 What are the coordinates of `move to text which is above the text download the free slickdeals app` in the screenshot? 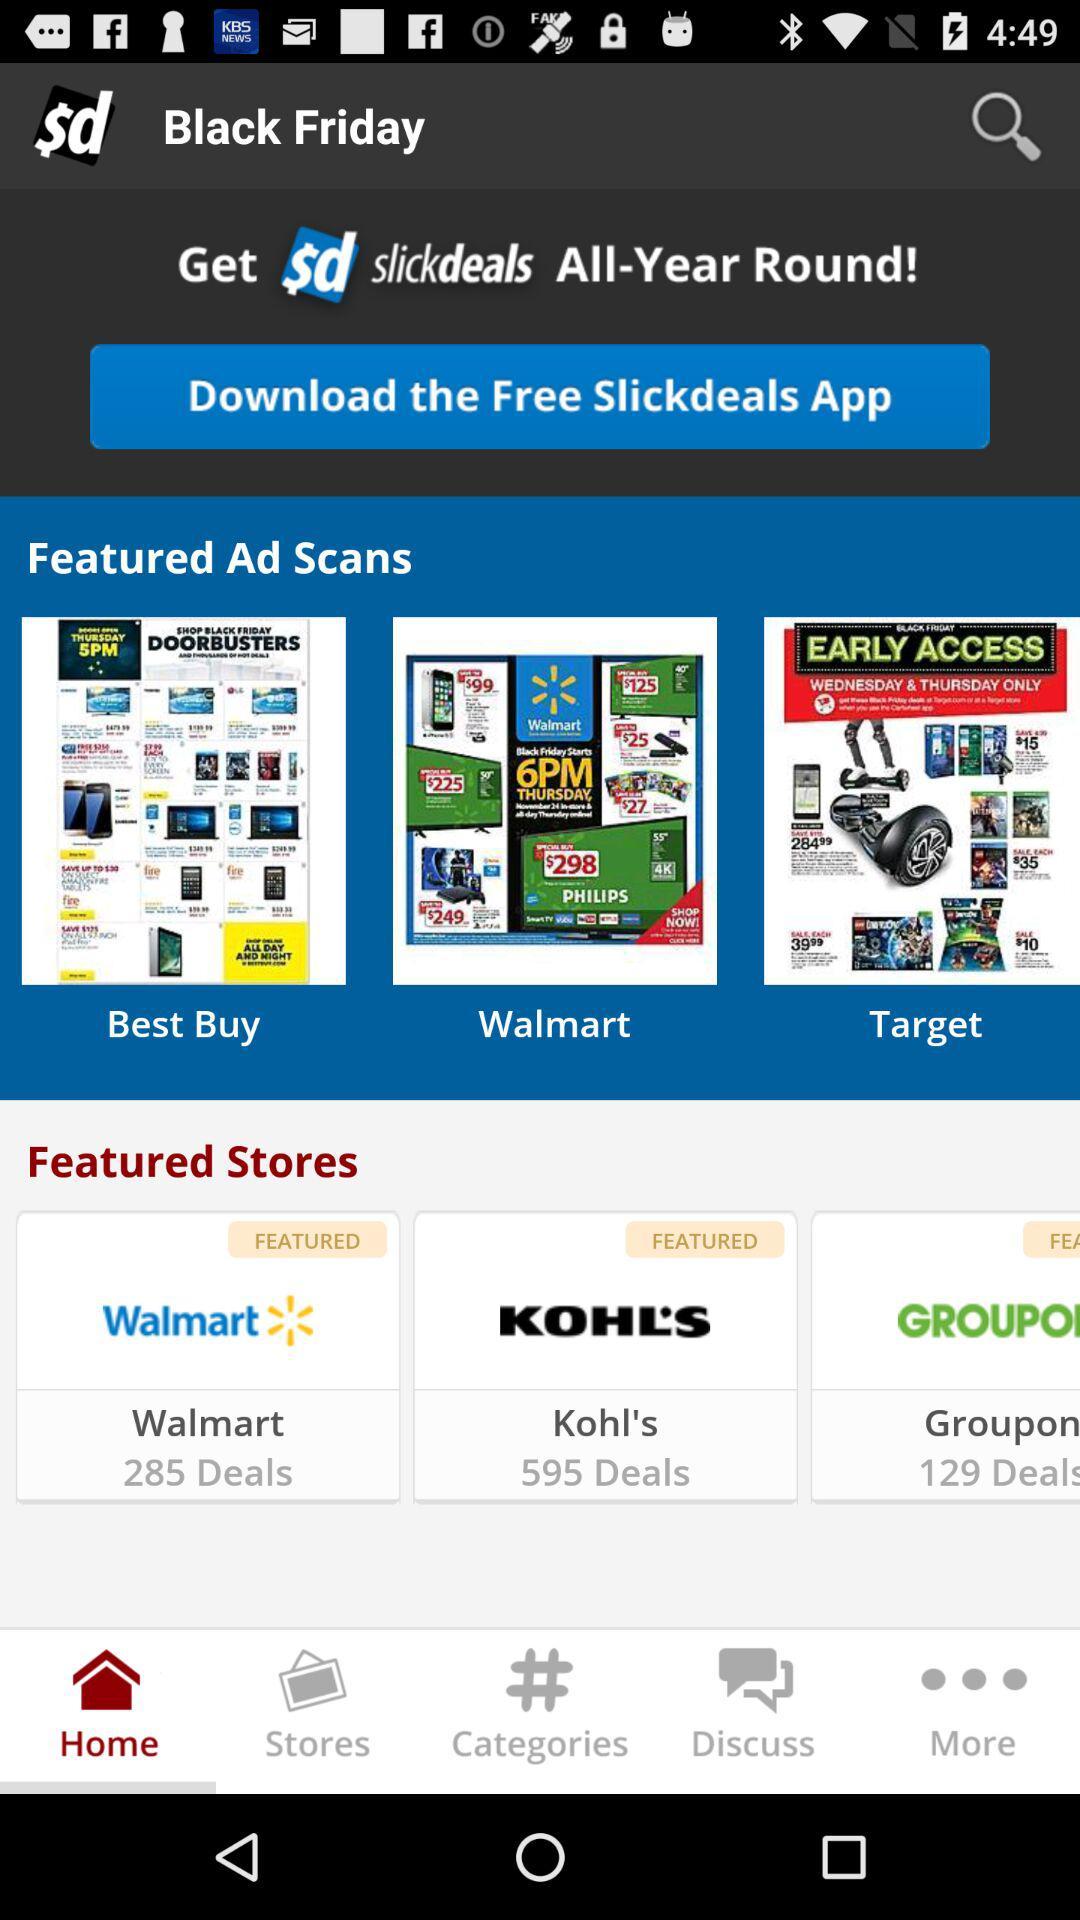 It's located at (540, 268).